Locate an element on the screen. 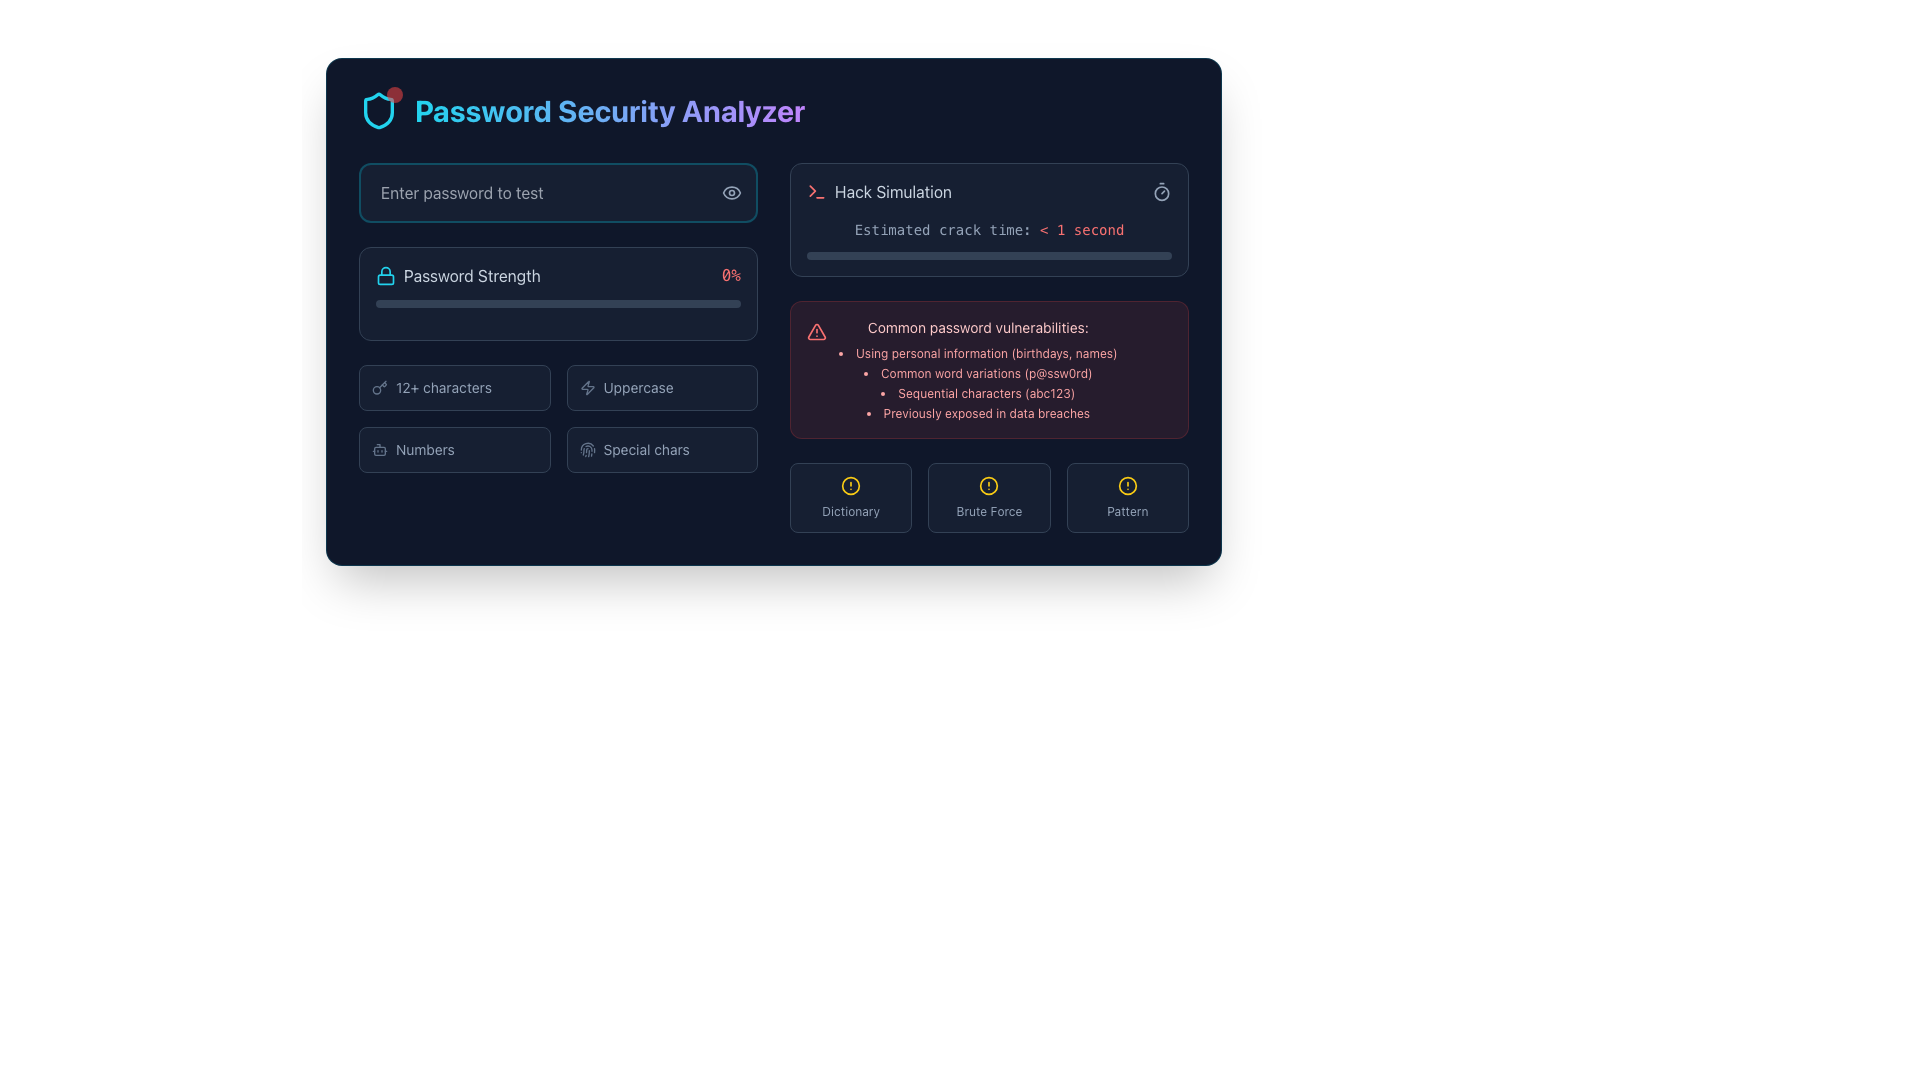  the informational display that indicates the password strength level, currently showing 0% is located at coordinates (558, 276).